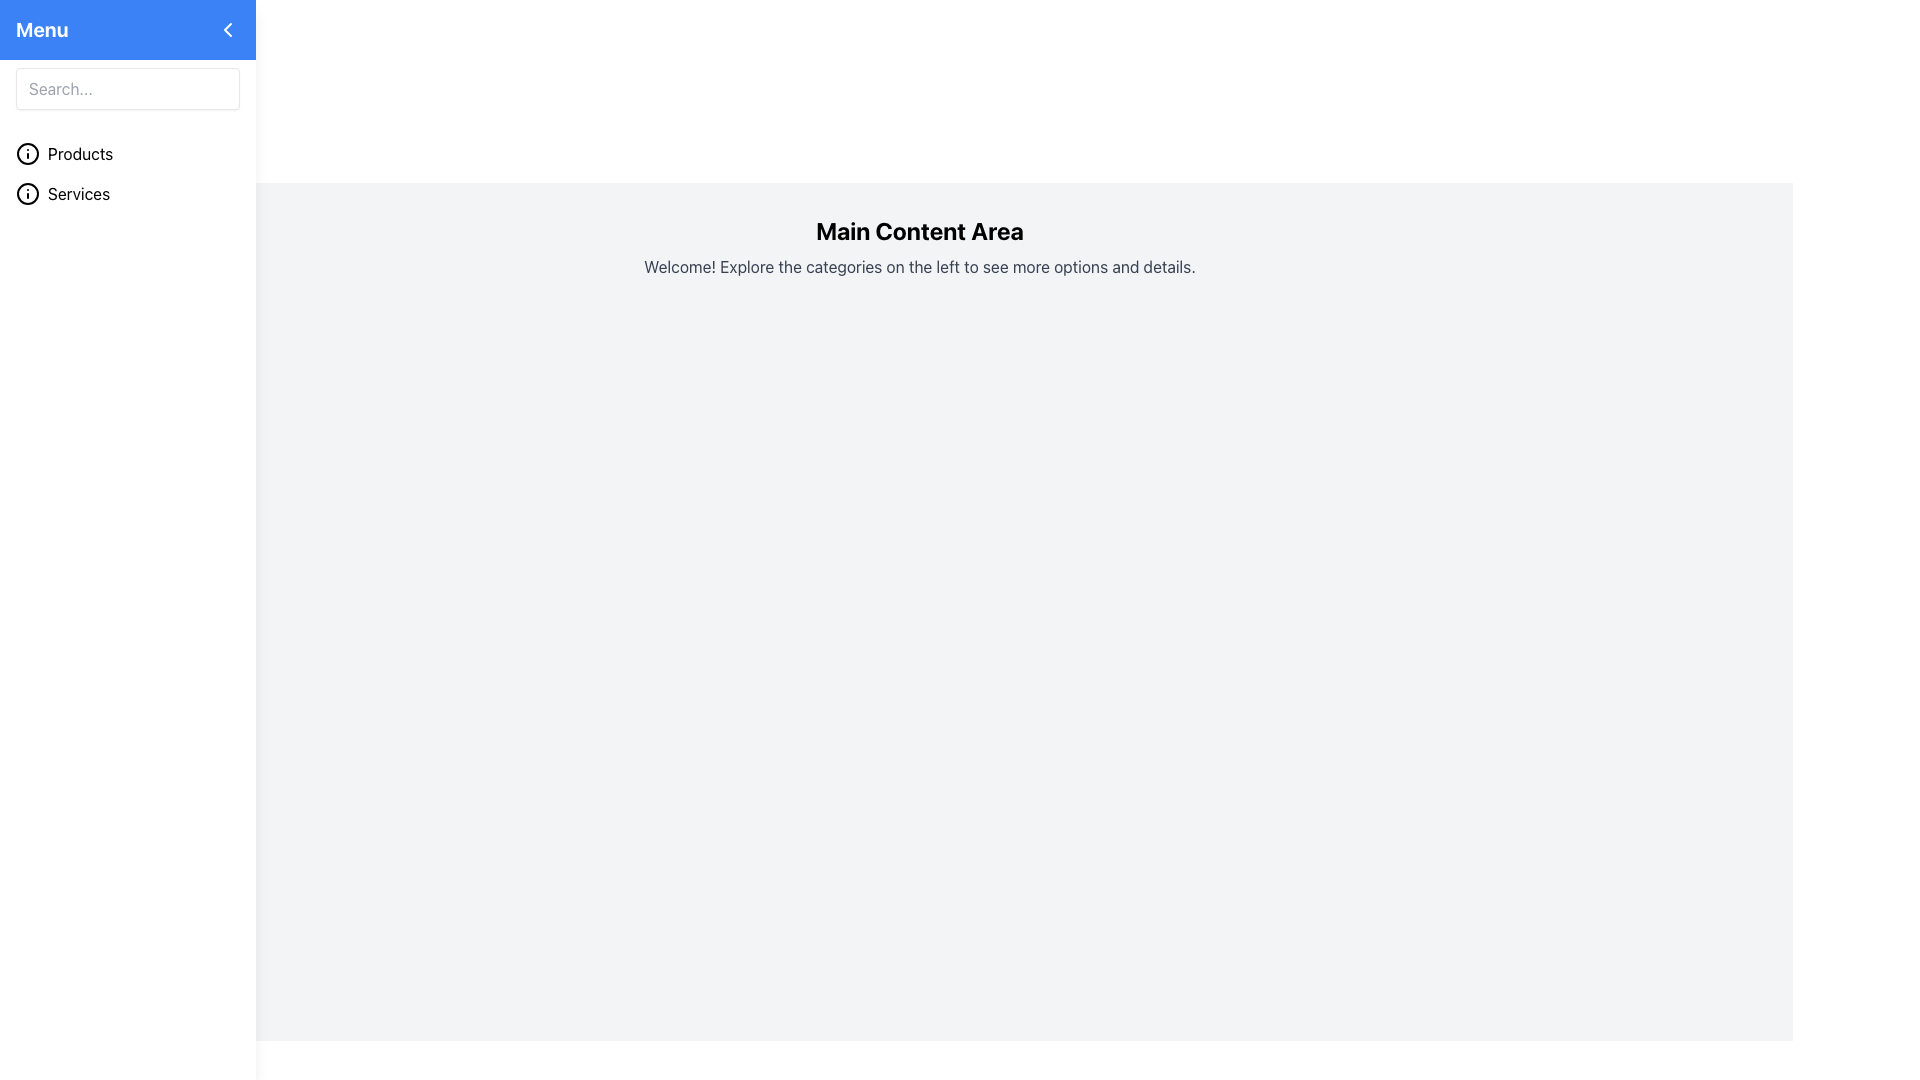  What do you see at coordinates (28, 193) in the screenshot?
I see `the circular icon with a stroked outline and a vertical line inside, located next to the 'Services' text in the left-hand menu` at bounding box center [28, 193].